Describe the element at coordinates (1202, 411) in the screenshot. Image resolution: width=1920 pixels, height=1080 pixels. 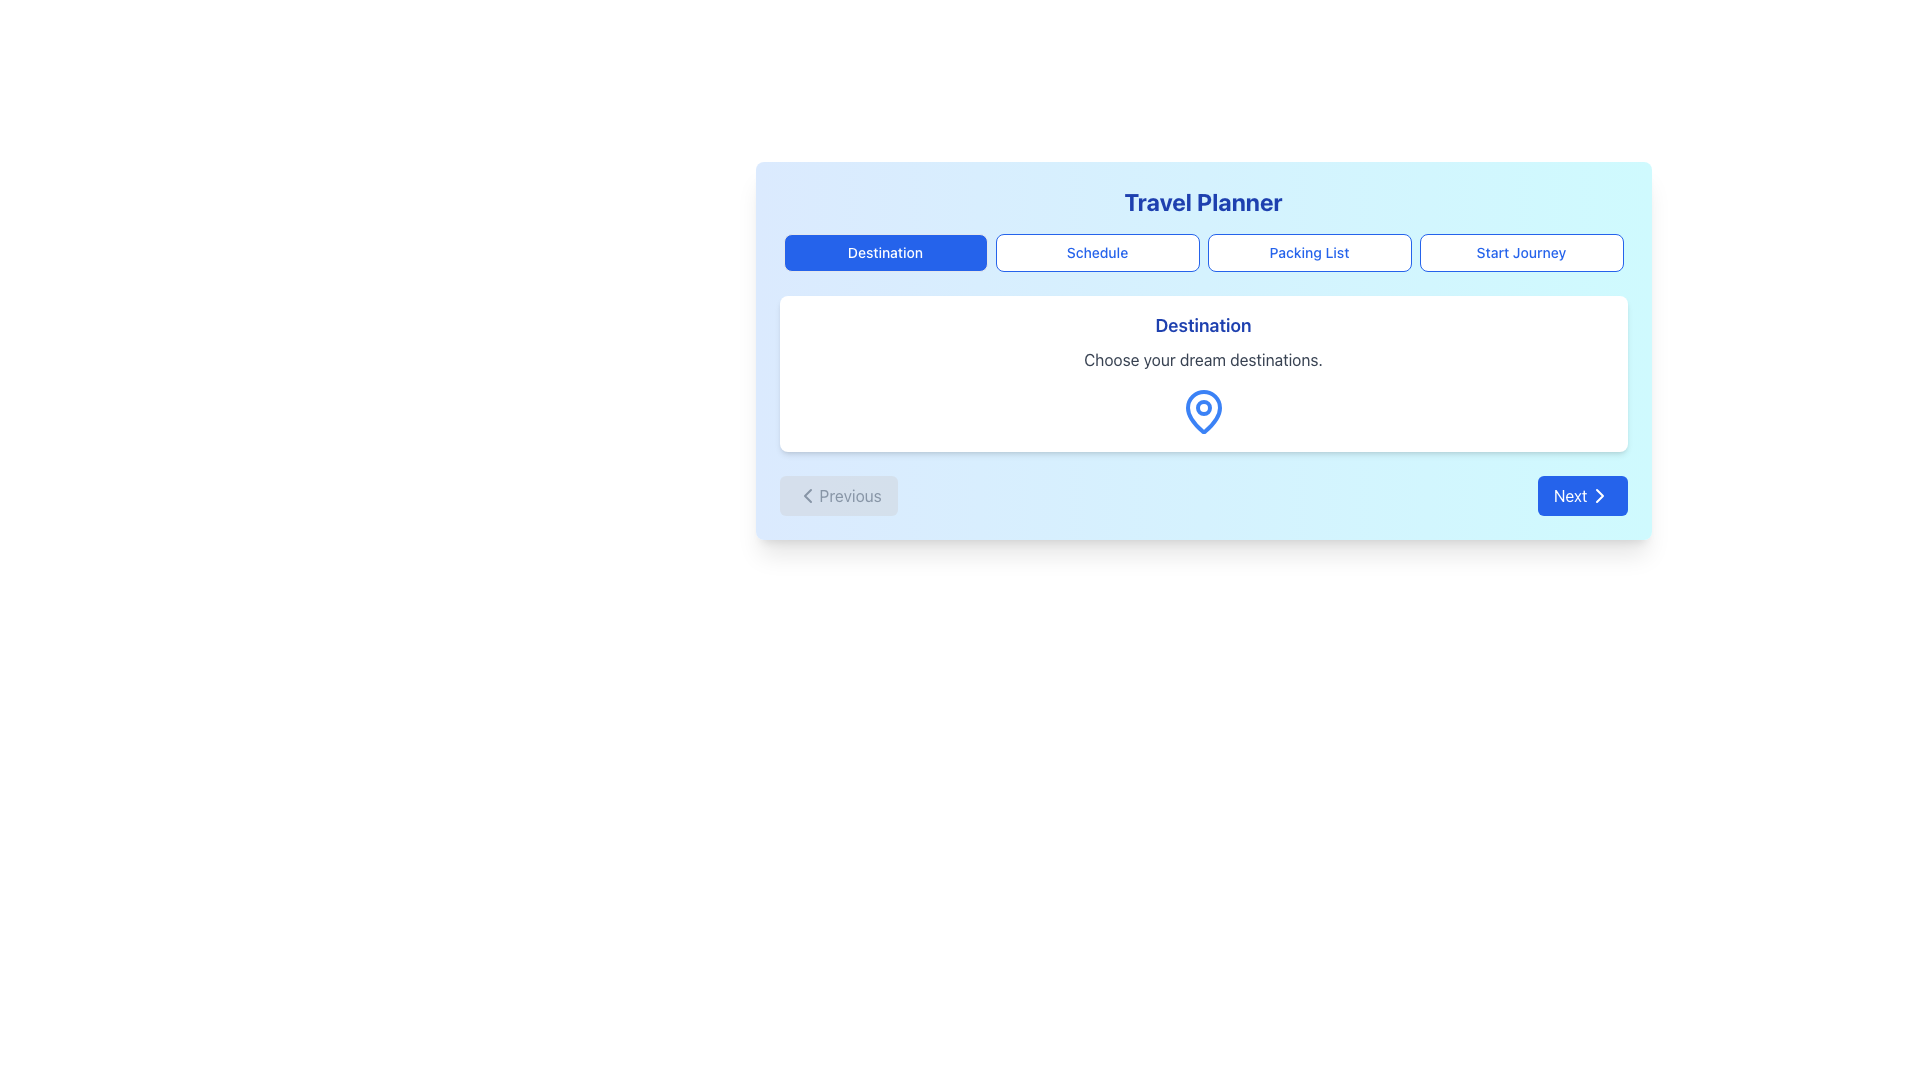
I see `the location selection icon located below the 'Destination' section in the main content area` at that location.